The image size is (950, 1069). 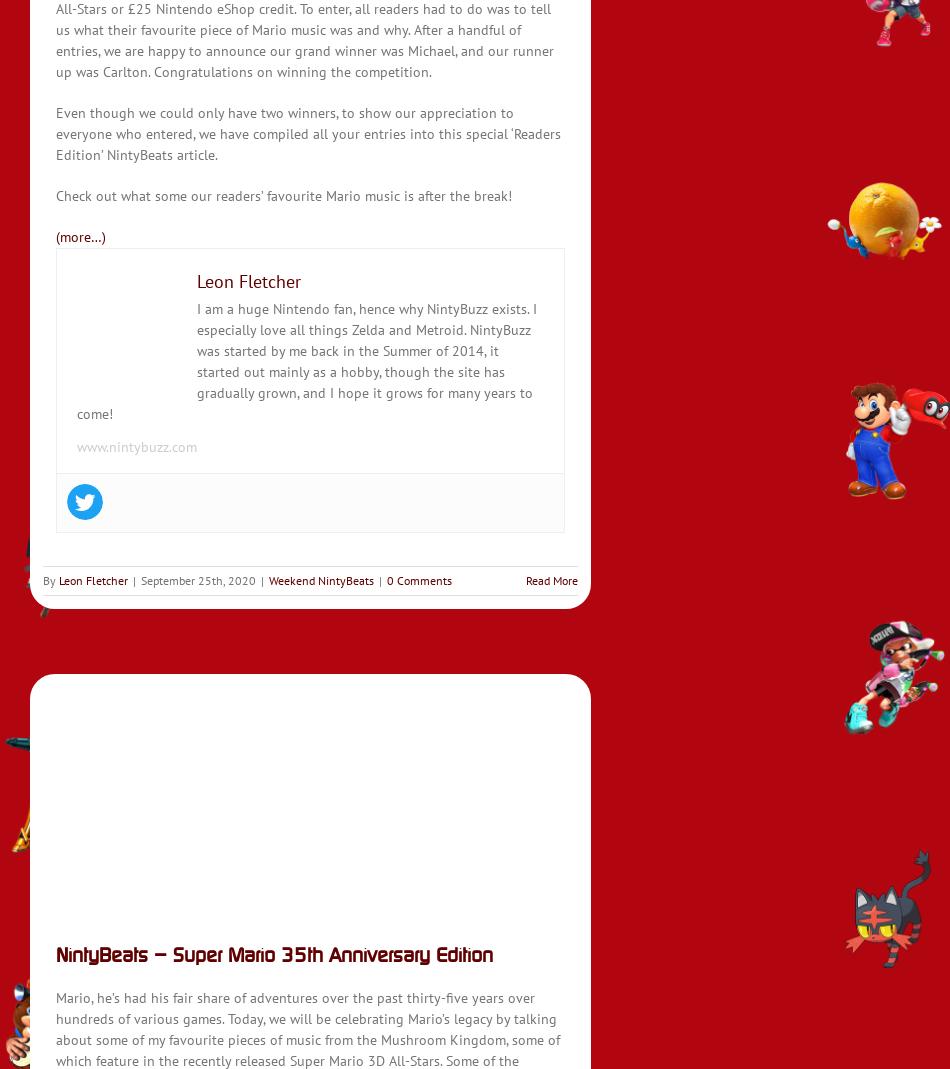 I want to click on 'September 25th, 2020', so click(x=140, y=579).